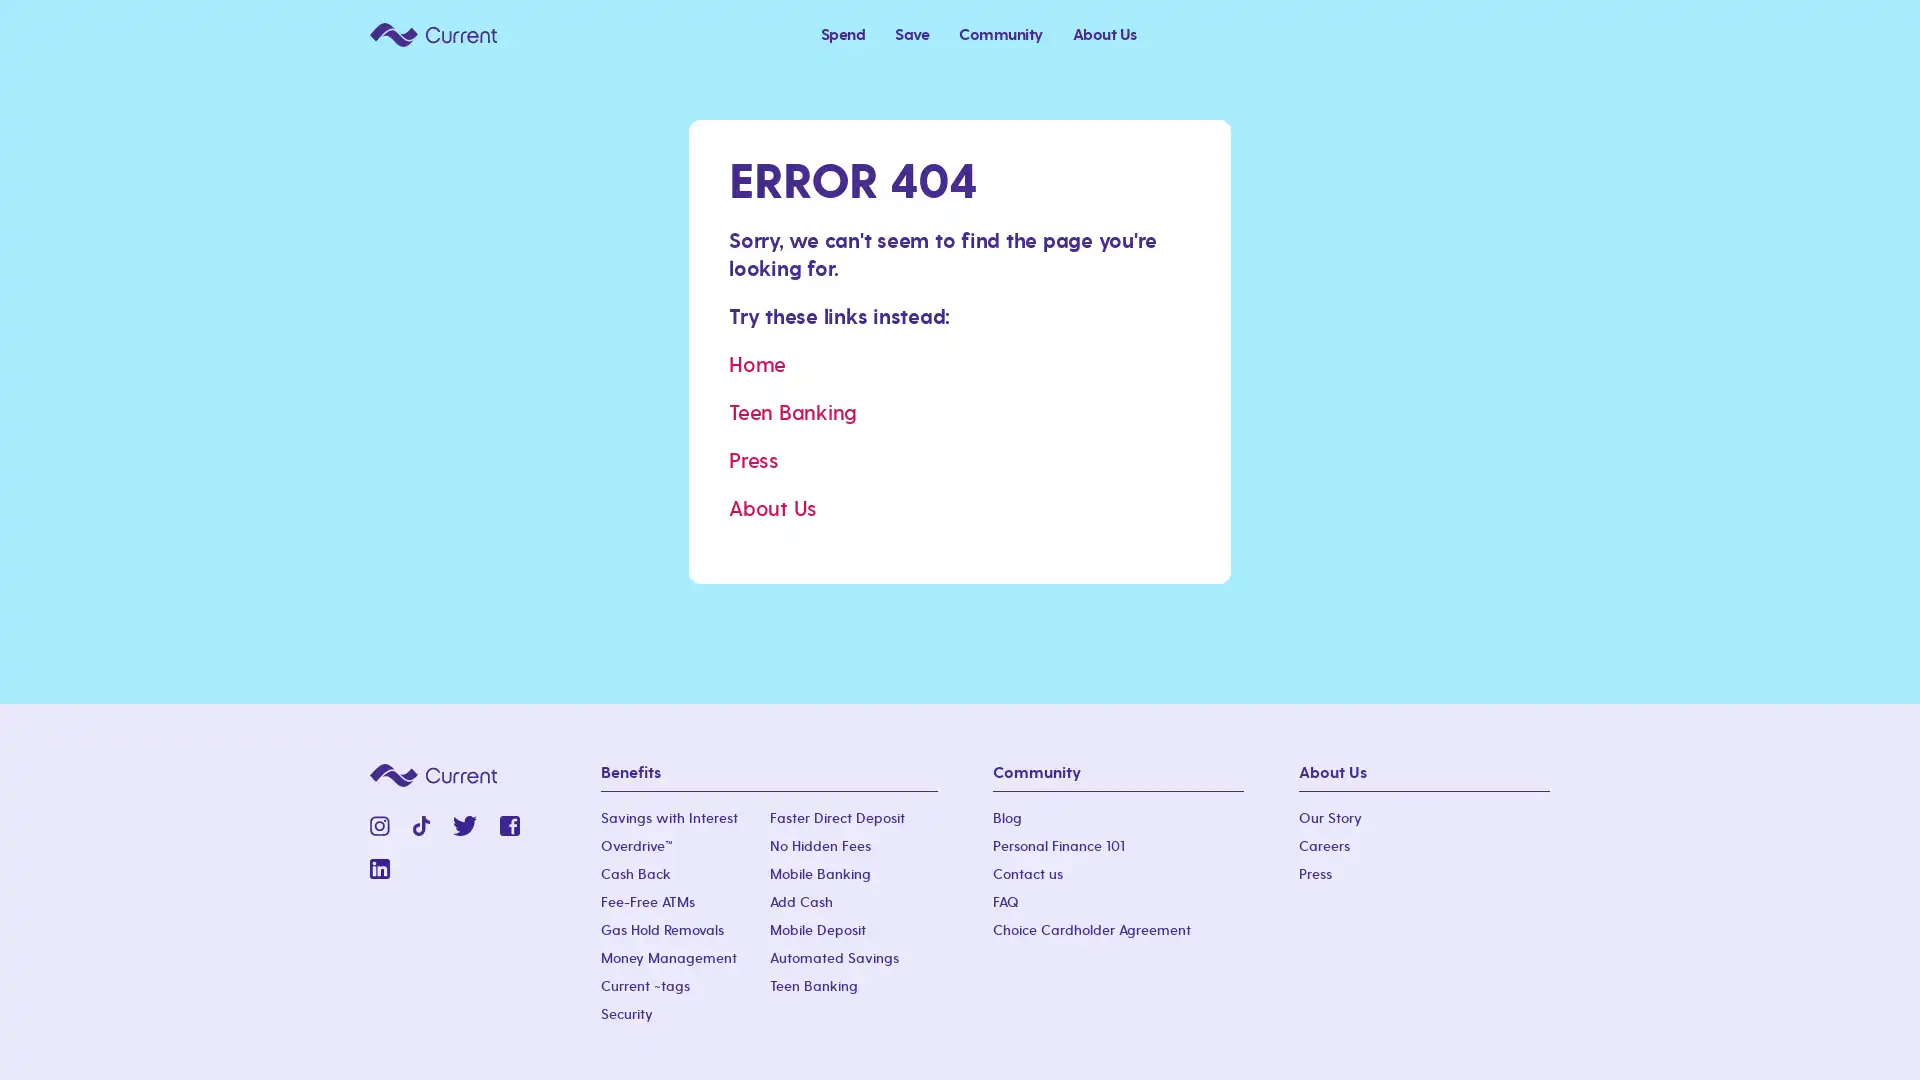 The width and height of the screenshot is (1920, 1080). I want to click on Add Cash, so click(800, 902).